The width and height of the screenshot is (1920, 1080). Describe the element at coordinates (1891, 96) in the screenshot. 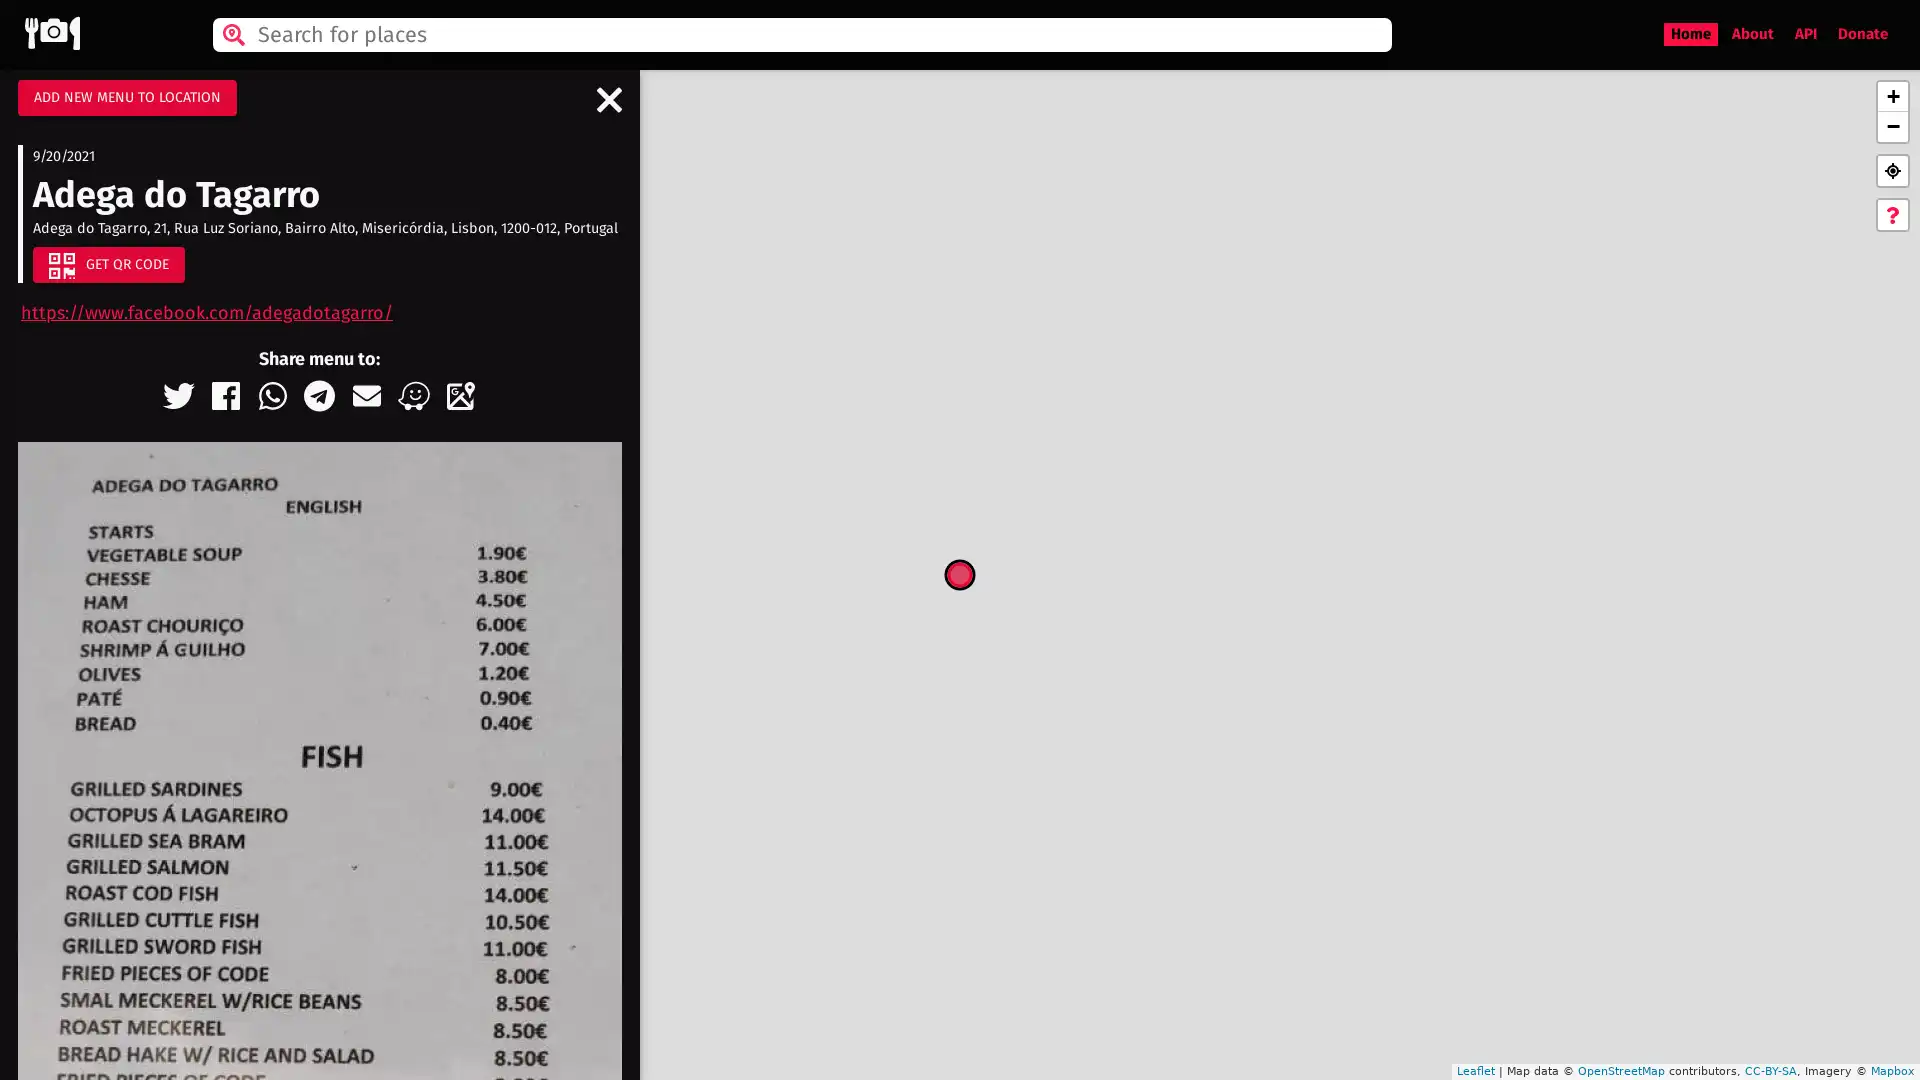

I see `Zoom in` at that location.